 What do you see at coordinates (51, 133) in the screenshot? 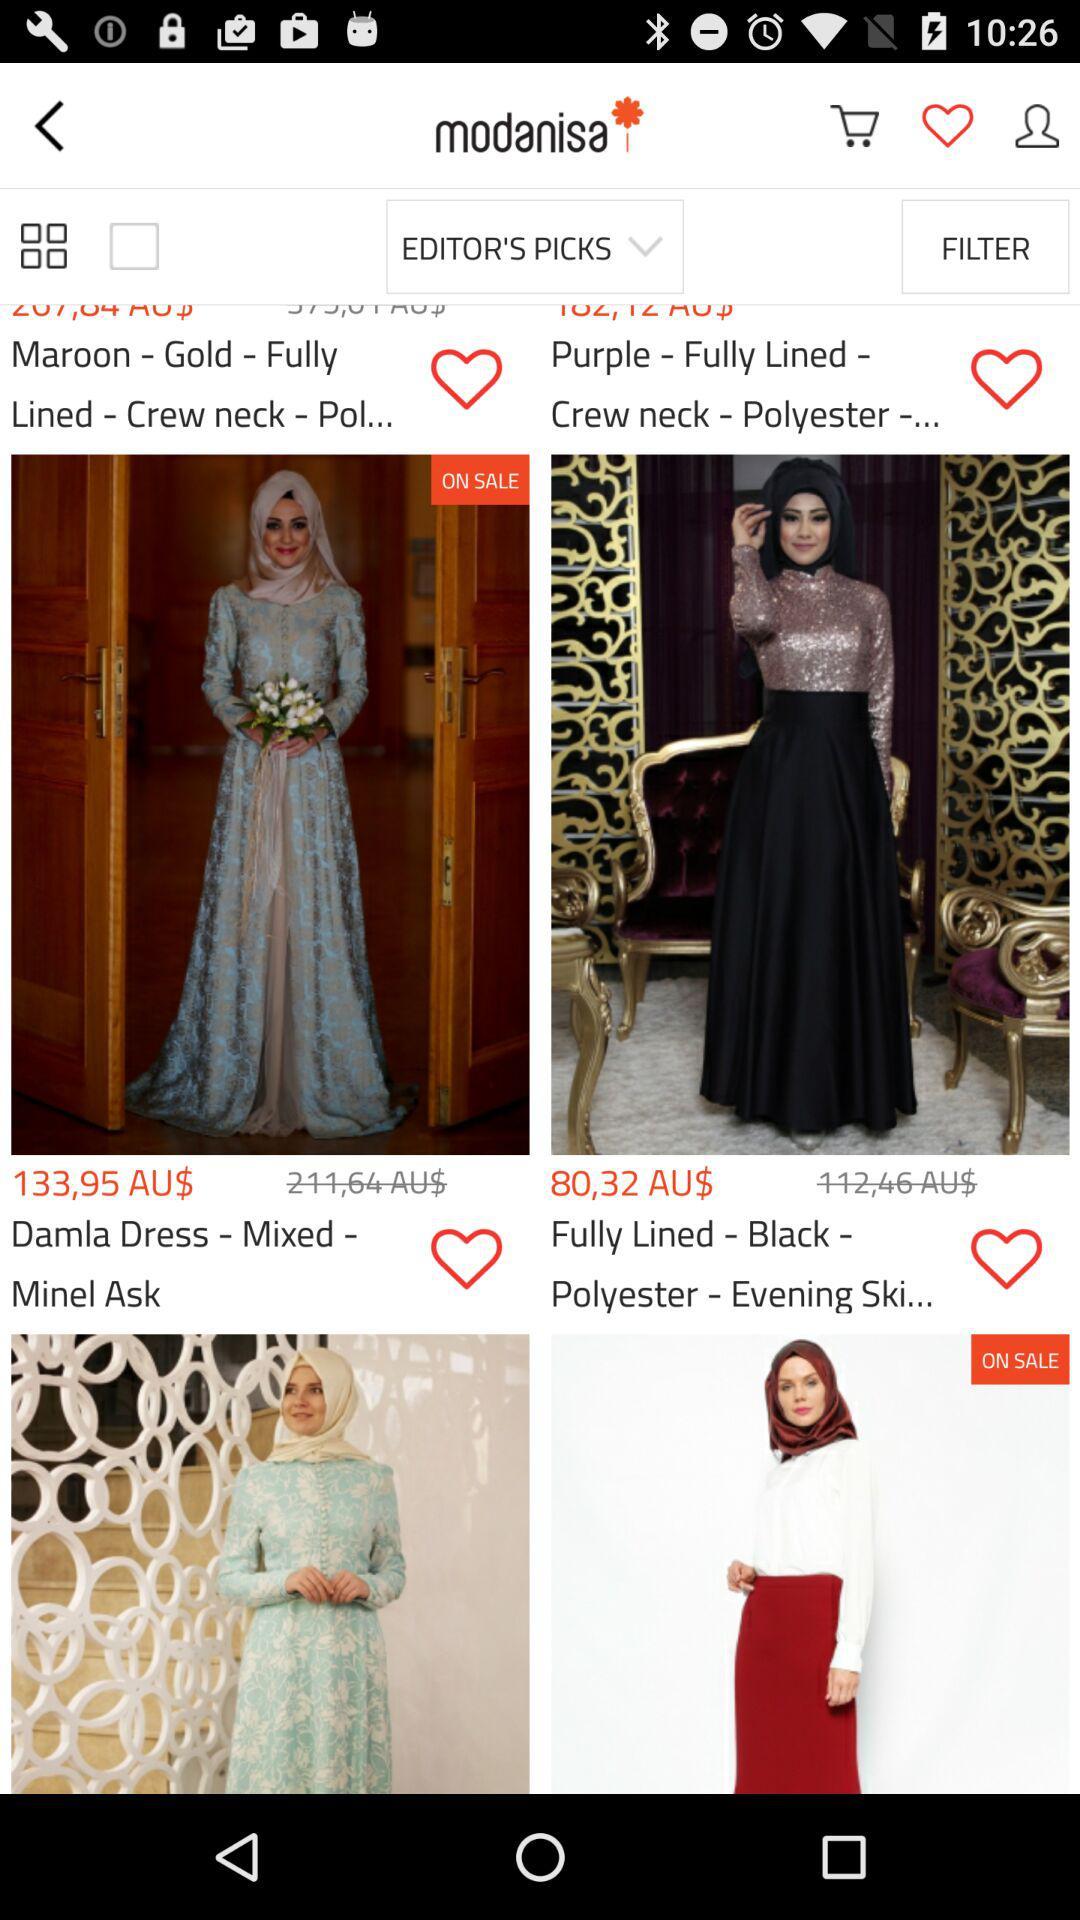
I see `the arrow_backward icon` at bounding box center [51, 133].